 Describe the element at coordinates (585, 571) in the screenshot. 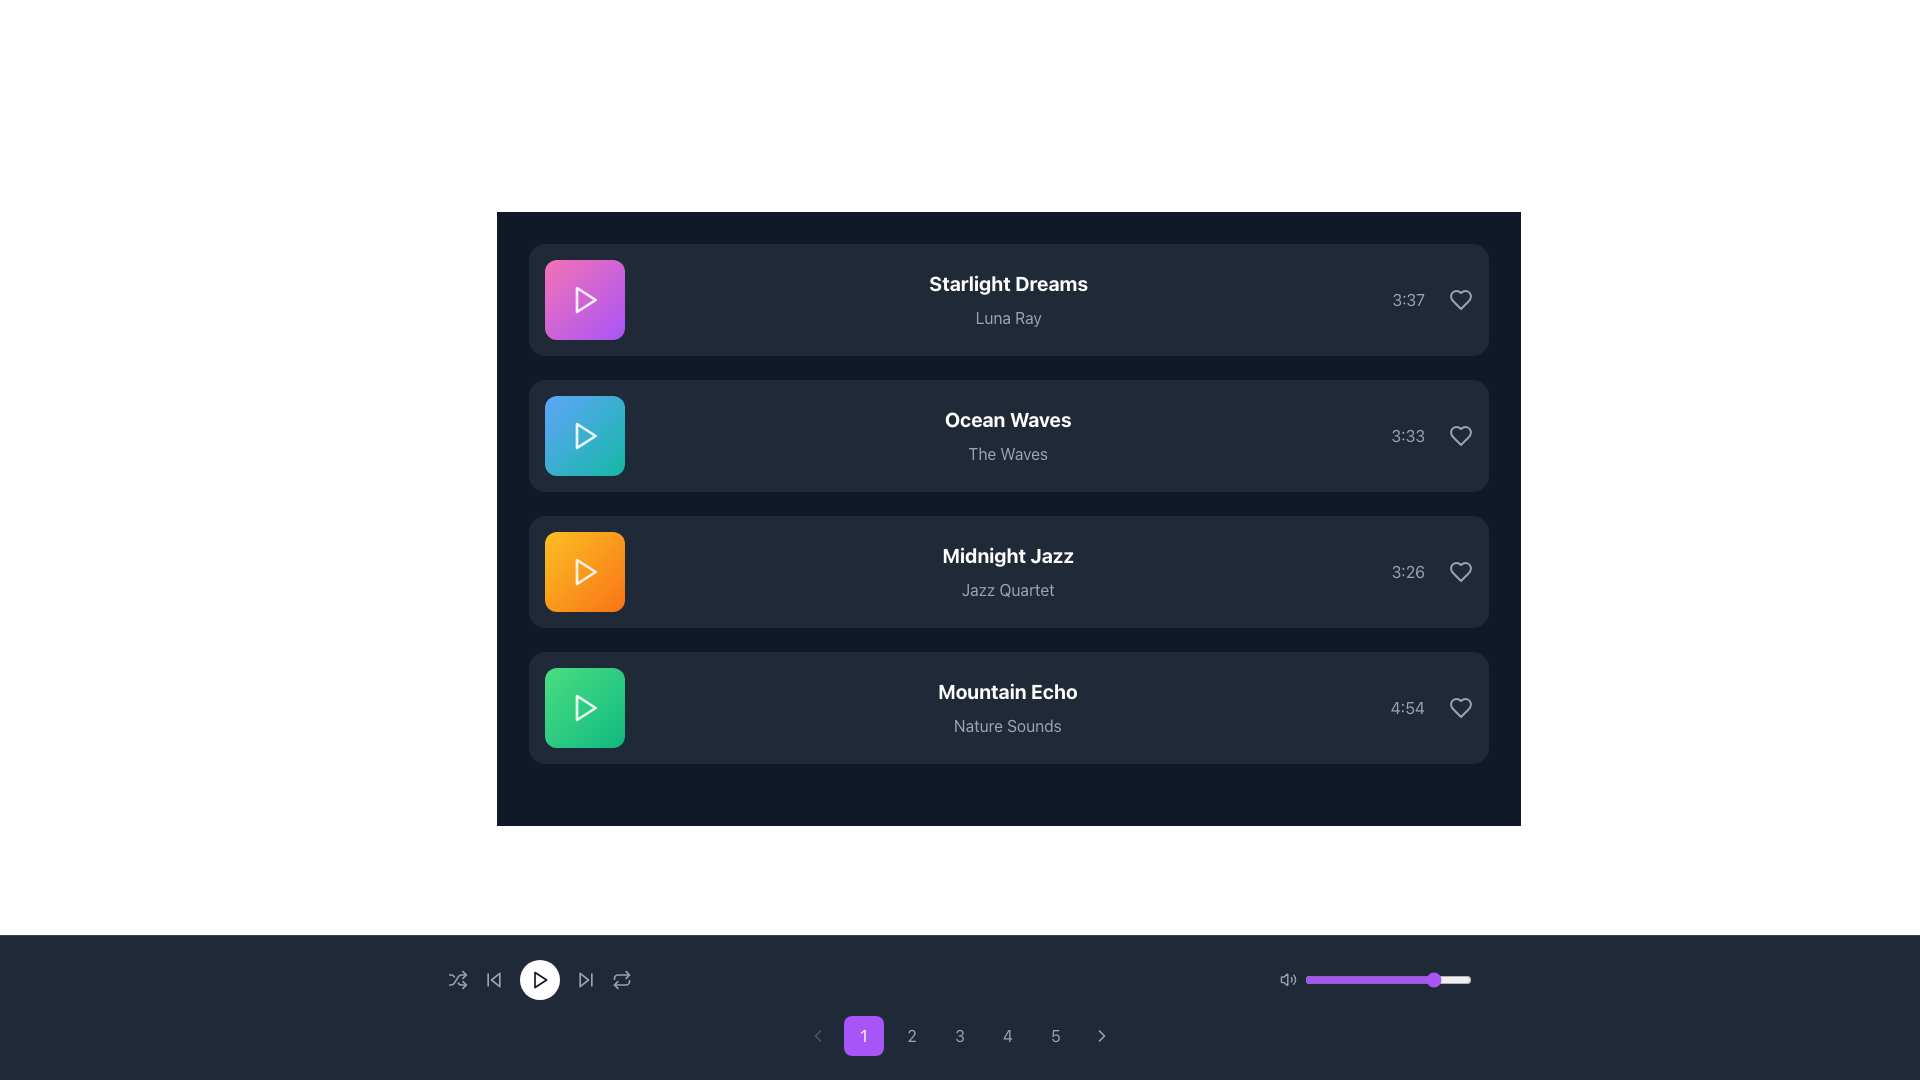

I see `the triangular play button for the 'Midnight Jazz' track` at that location.